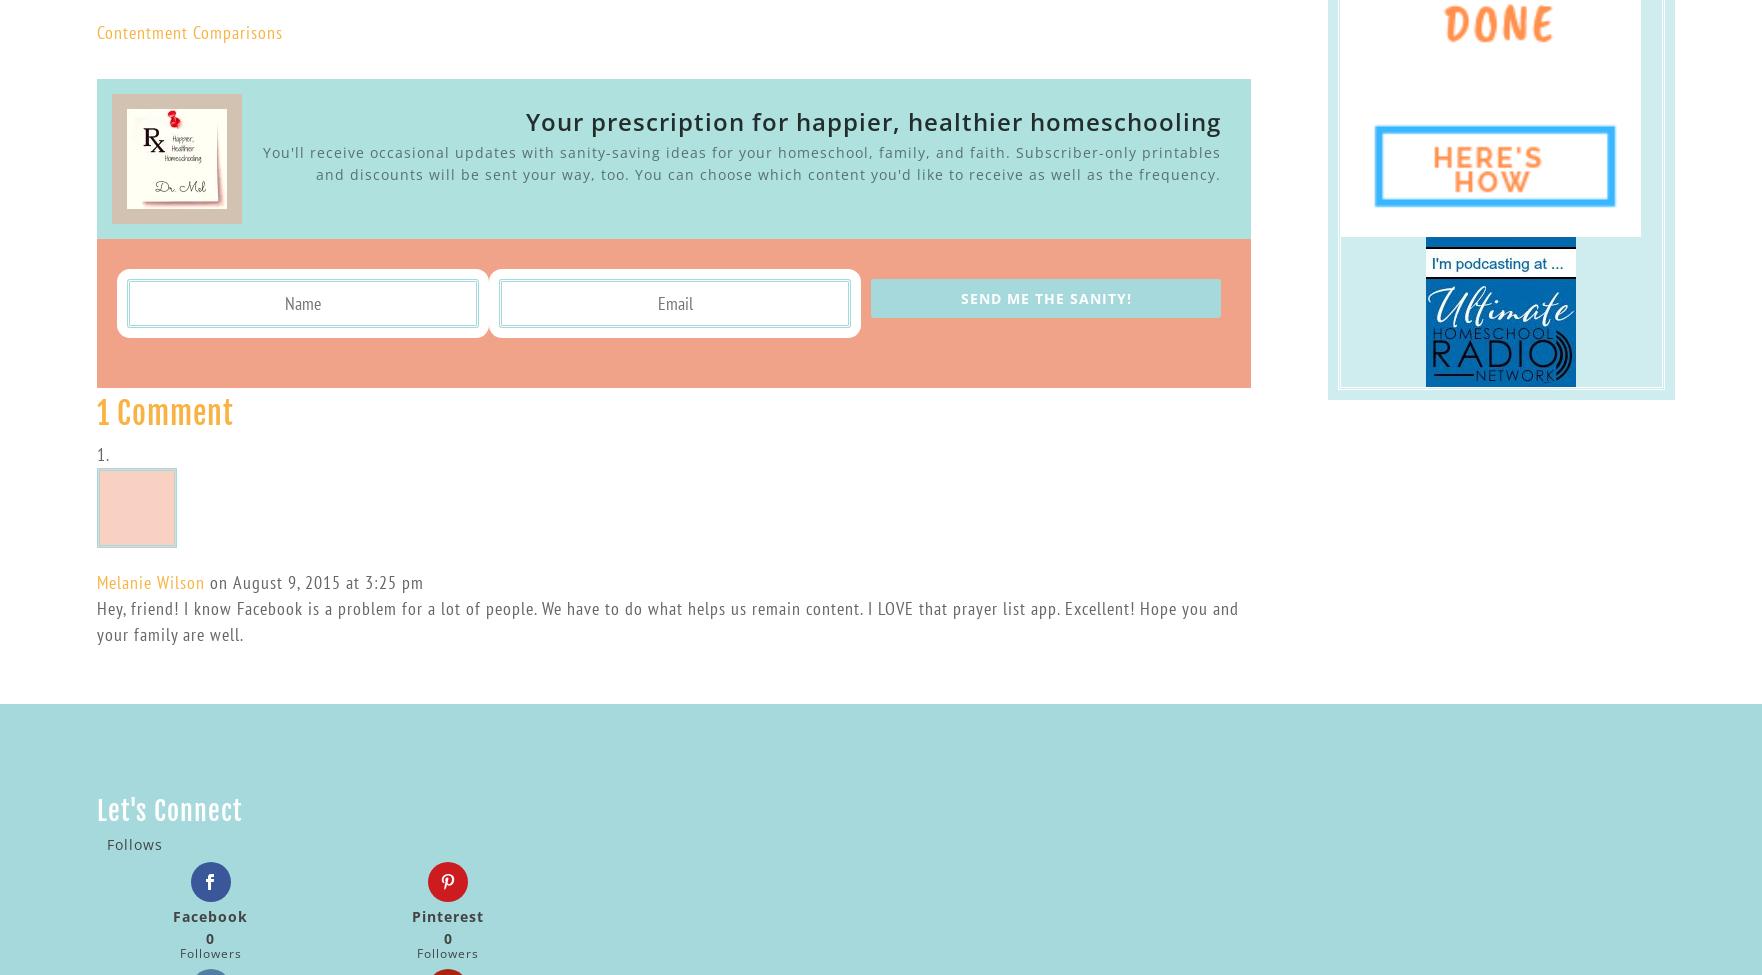 The height and width of the screenshot is (975, 1762). Describe the element at coordinates (740, 162) in the screenshot. I see `'You'll receive occasional updates with sanity-saving ideas for your homeschool, family, and faith. Subscriber-only printables and discounts will be sent your way, too. You can choose which content you'd like to receive as well as the frequency.'` at that location.